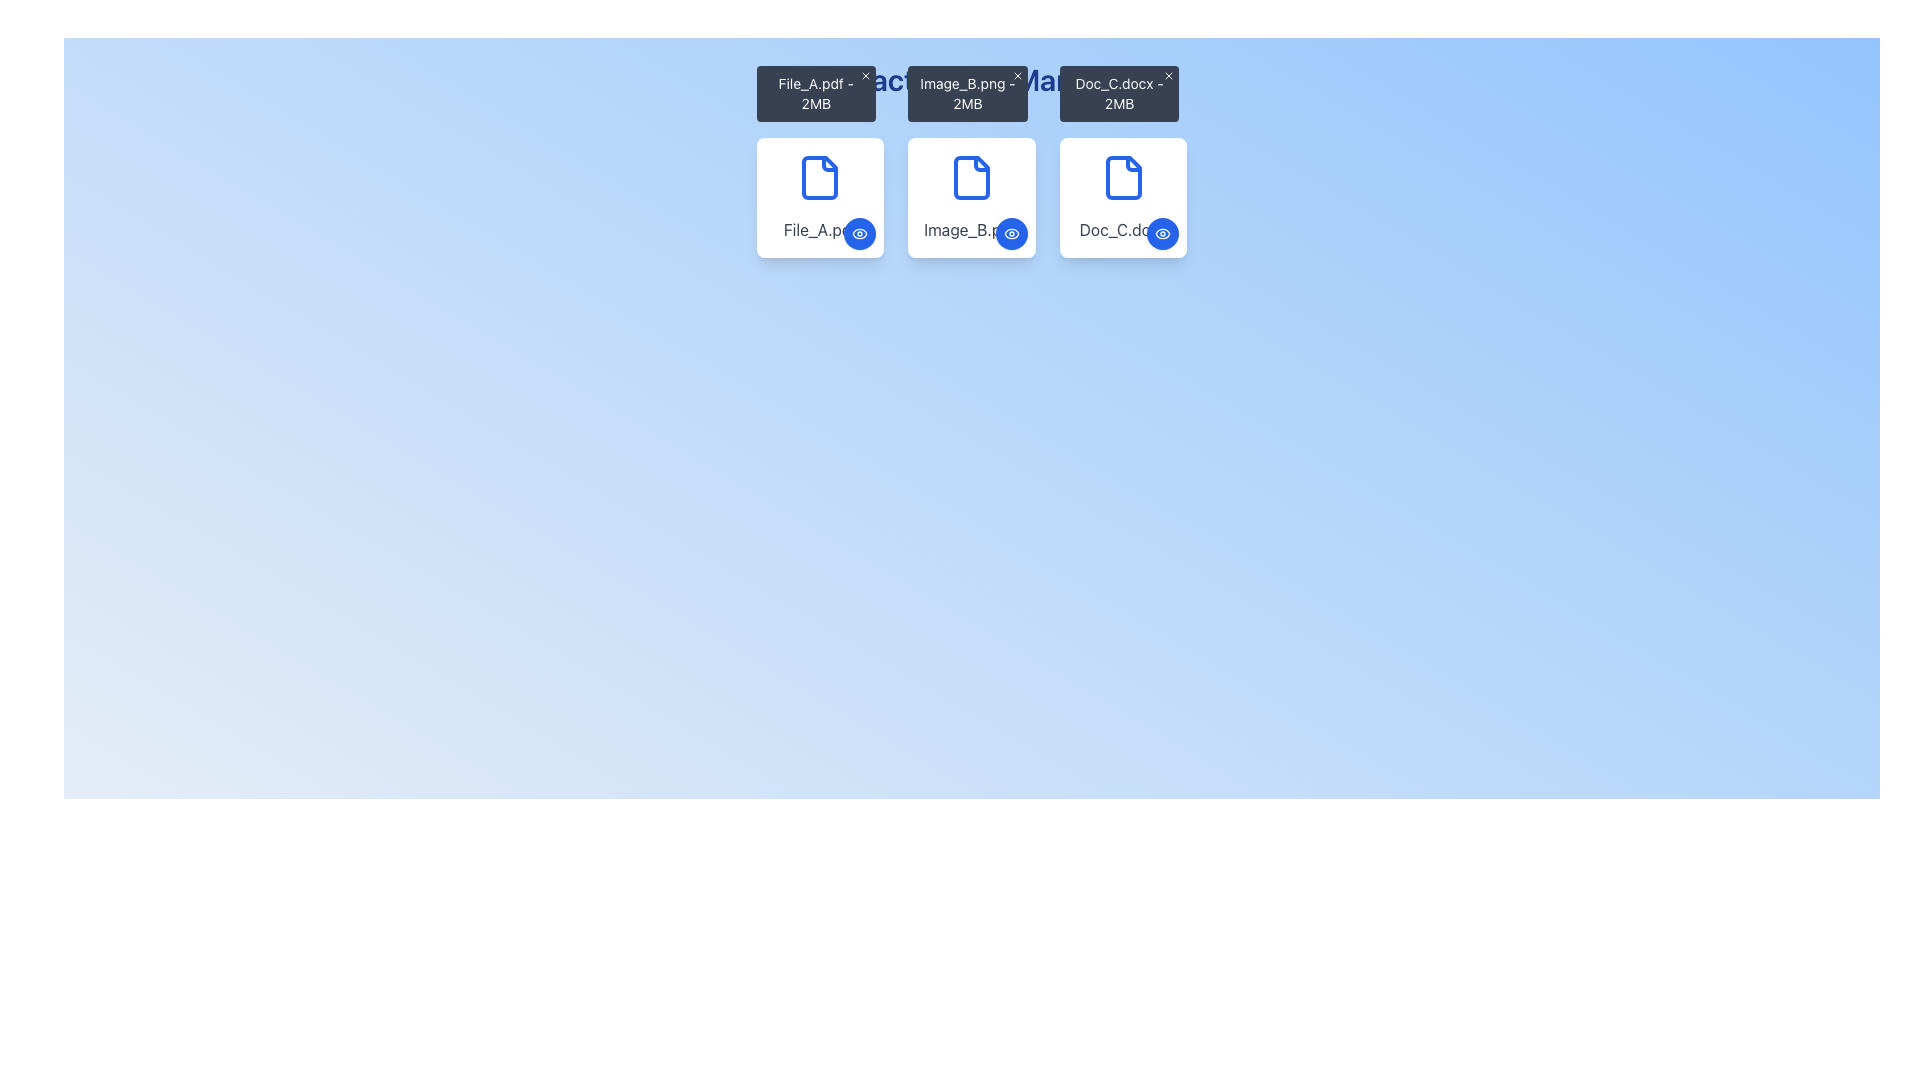  I want to click on the blue document icon with a folded top-right corner, which is located in the center of the card displaying 'Doc_C.docx', so click(1123, 176).